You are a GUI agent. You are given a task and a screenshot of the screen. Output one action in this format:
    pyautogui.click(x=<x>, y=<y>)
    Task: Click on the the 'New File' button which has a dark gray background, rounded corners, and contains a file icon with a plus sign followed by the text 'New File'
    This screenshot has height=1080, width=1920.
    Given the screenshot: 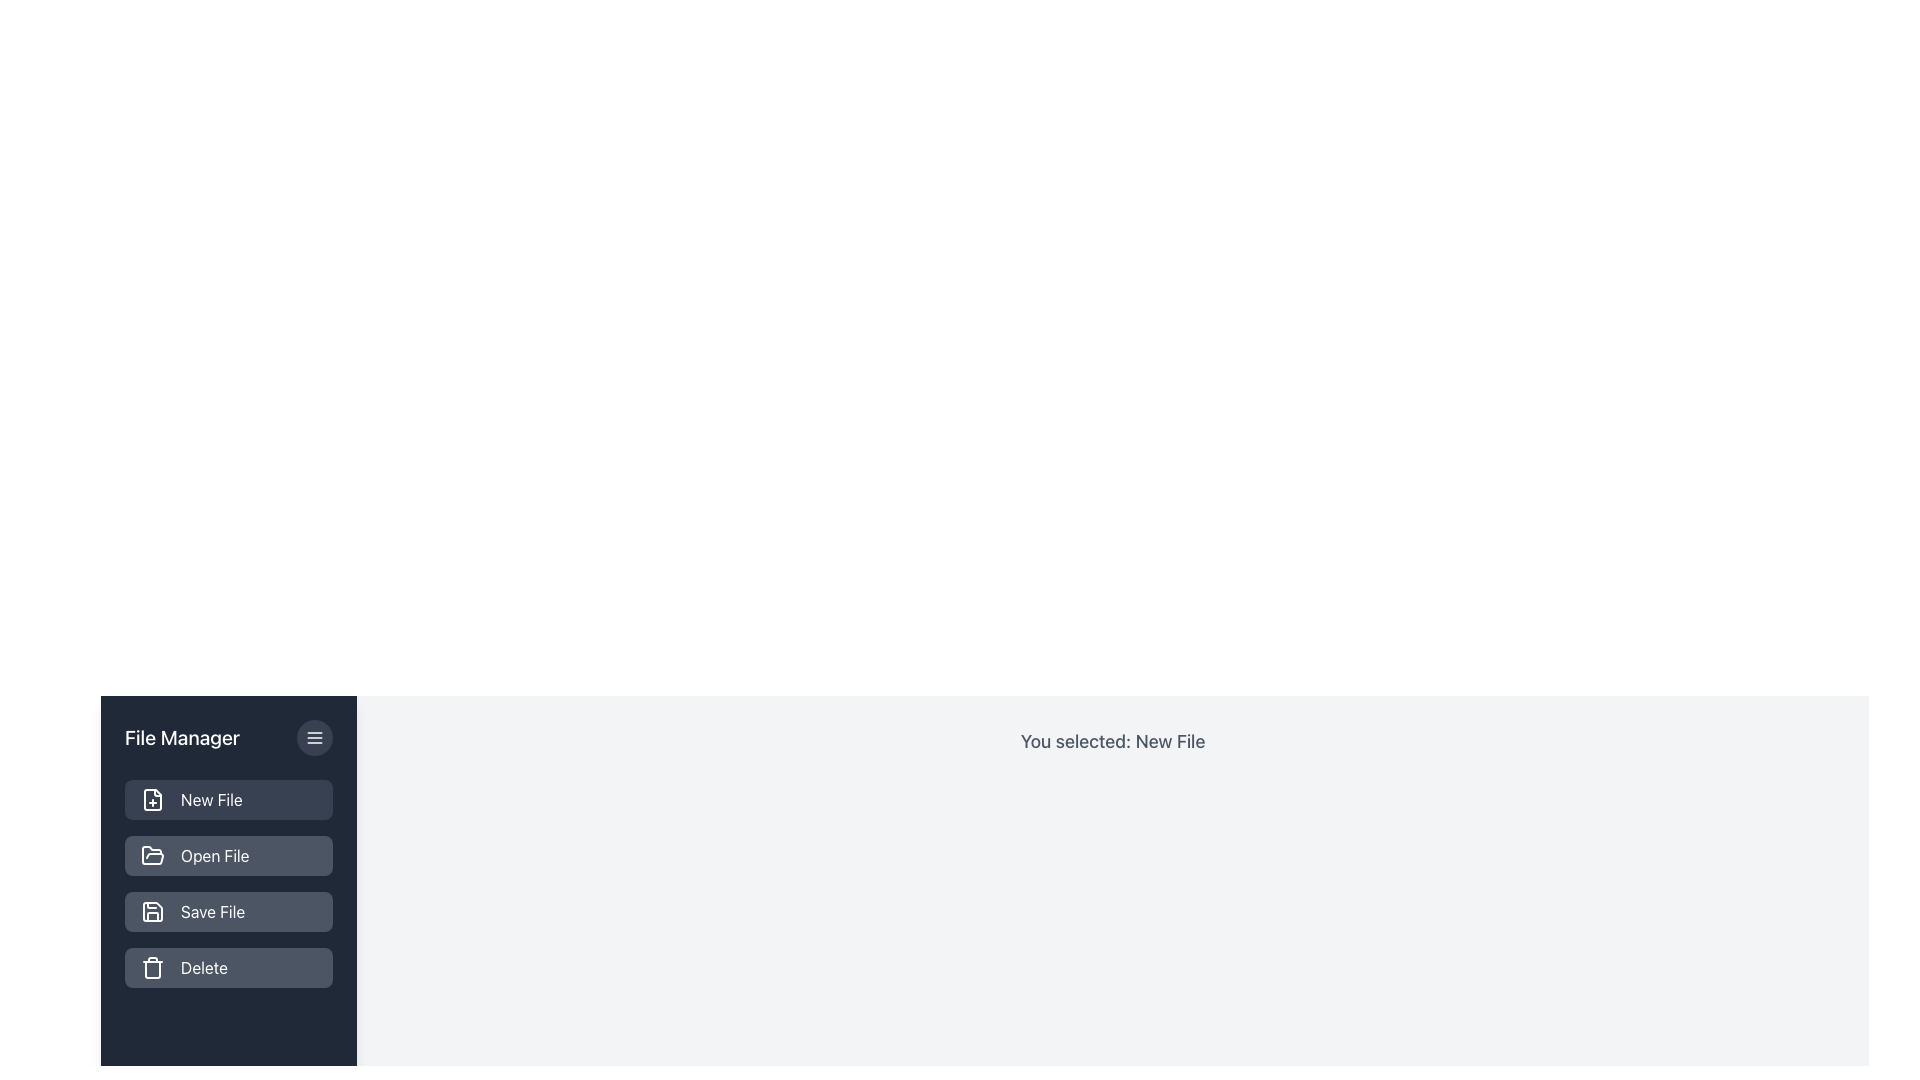 What is the action you would take?
    pyautogui.click(x=229, y=798)
    